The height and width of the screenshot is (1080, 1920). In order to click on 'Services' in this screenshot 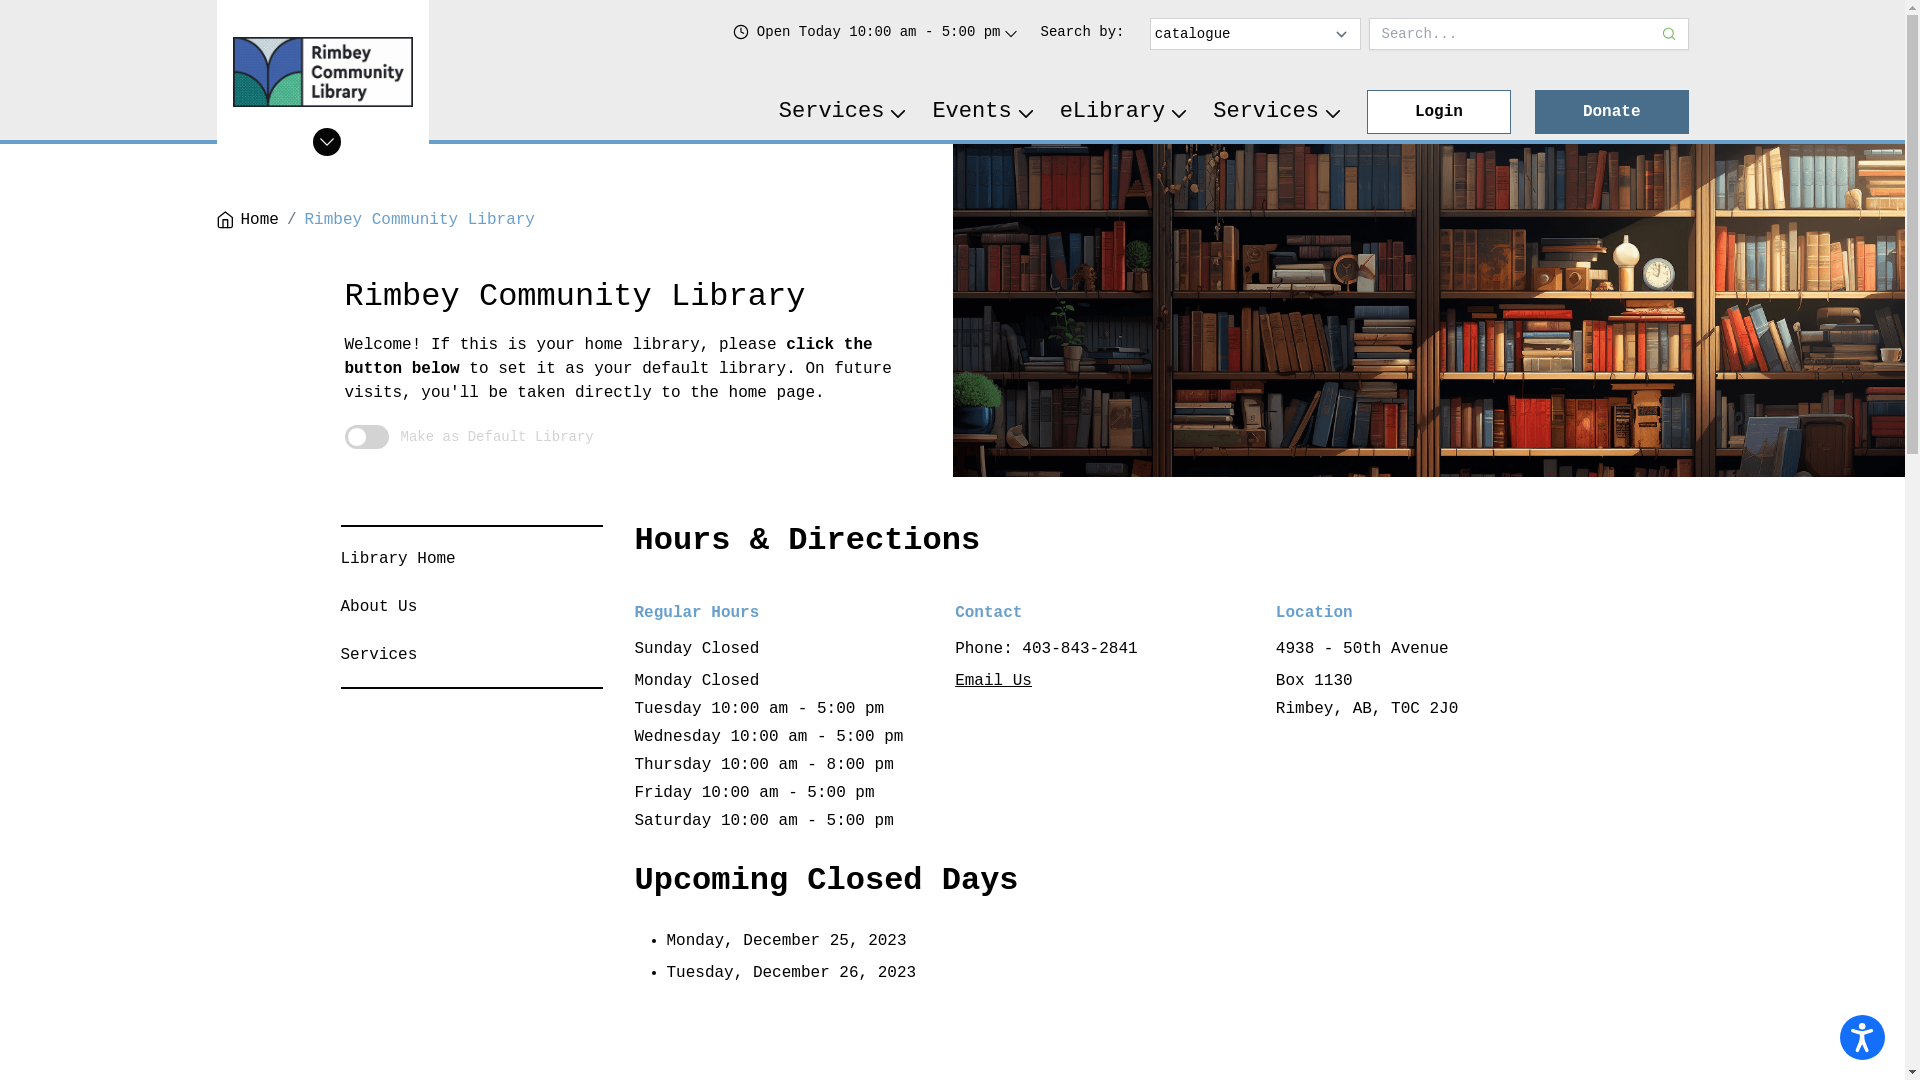, I will do `click(1276, 111)`.